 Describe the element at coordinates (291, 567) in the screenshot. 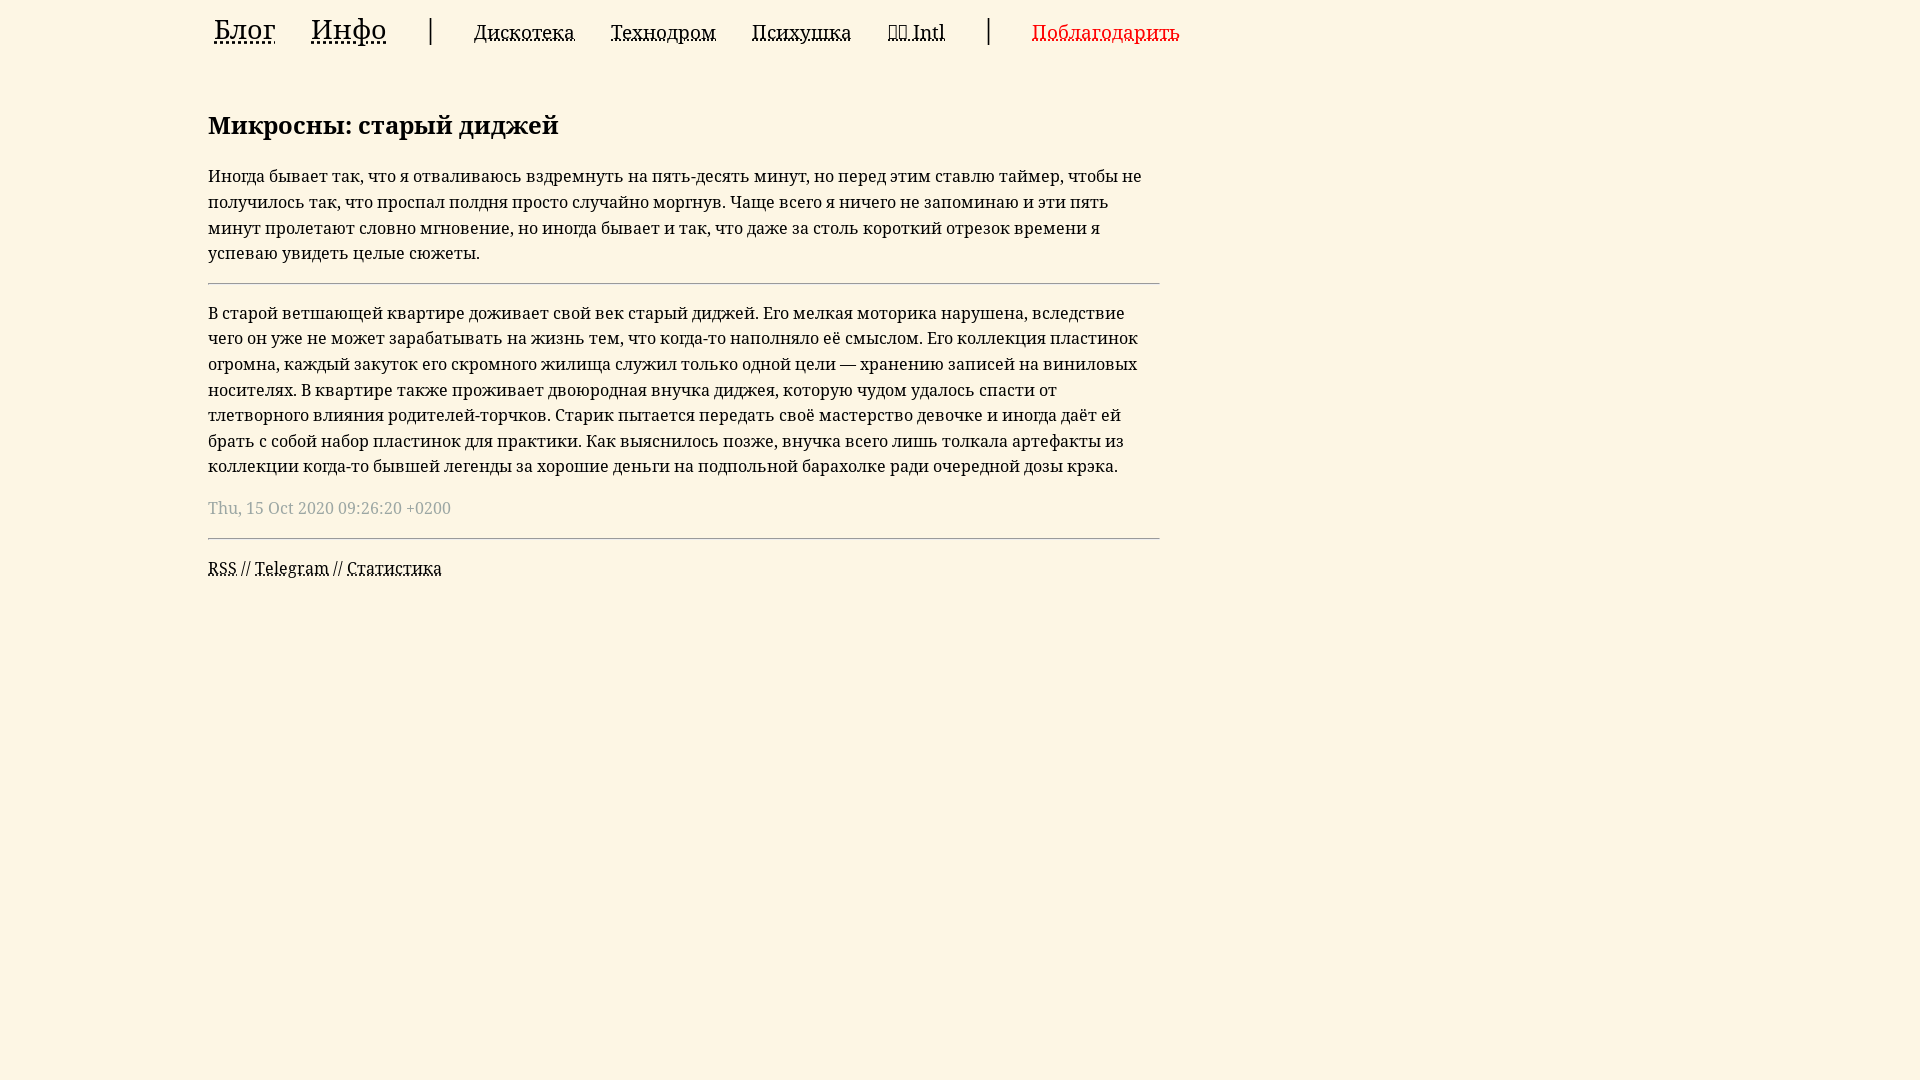

I see `'Telegram'` at that location.